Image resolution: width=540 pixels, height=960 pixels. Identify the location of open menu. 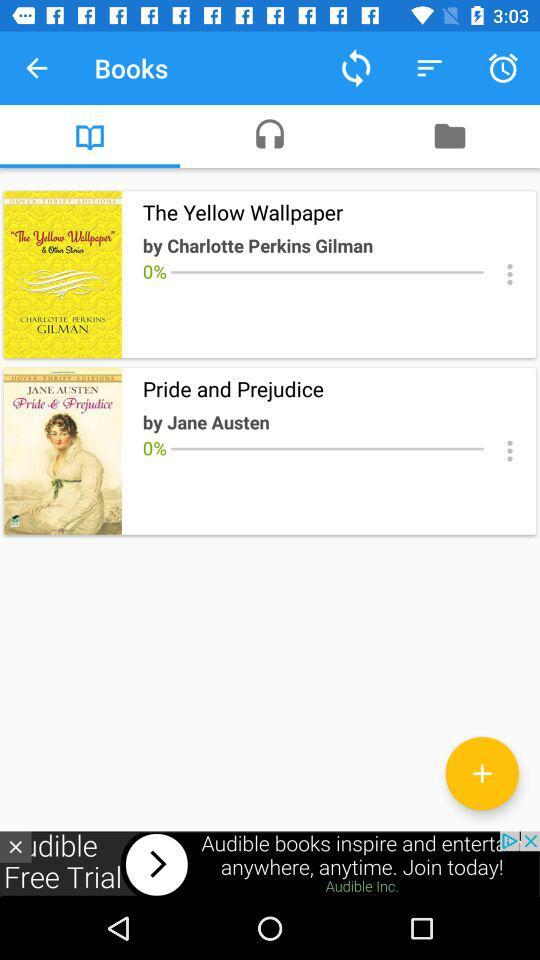
(509, 273).